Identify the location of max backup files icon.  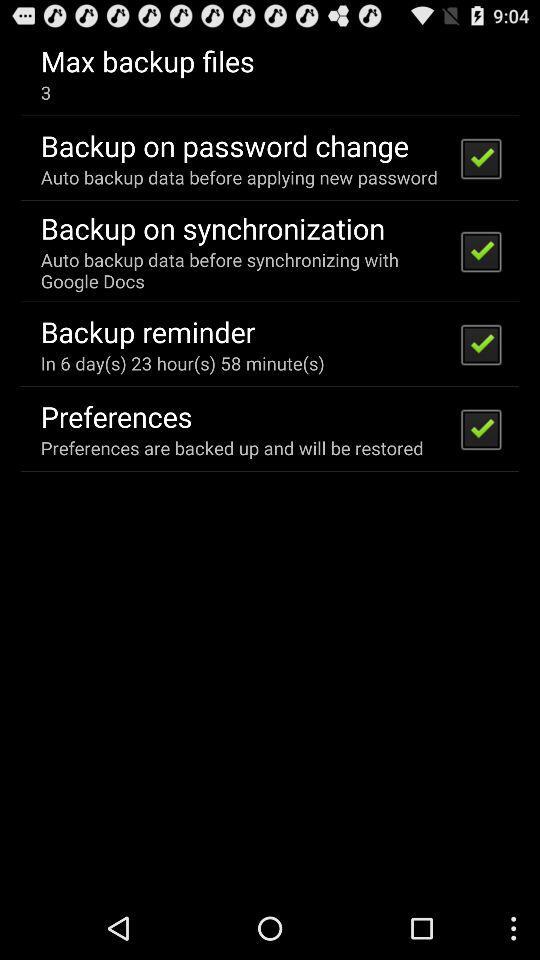
(146, 59).